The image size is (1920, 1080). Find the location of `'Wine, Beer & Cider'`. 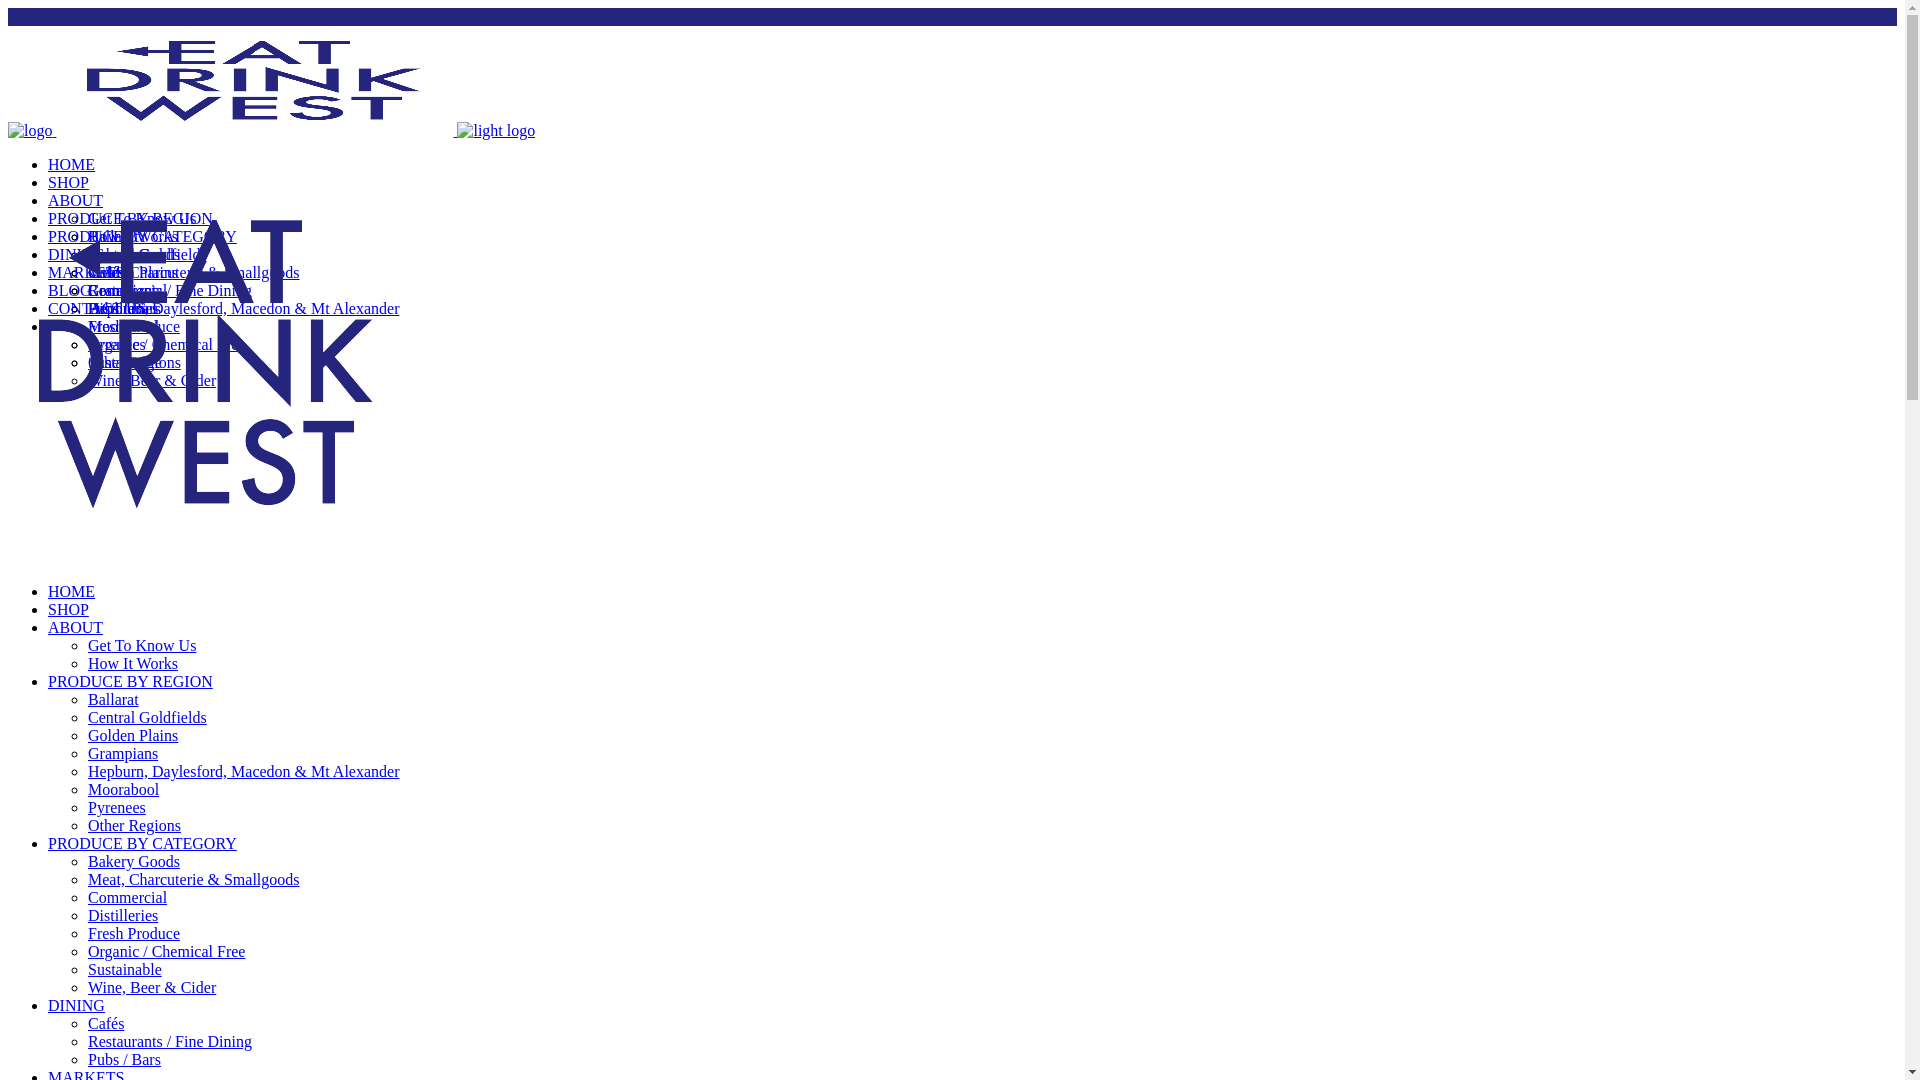

'Wine, Beer & Cider' is located at coordinates (151, 986).